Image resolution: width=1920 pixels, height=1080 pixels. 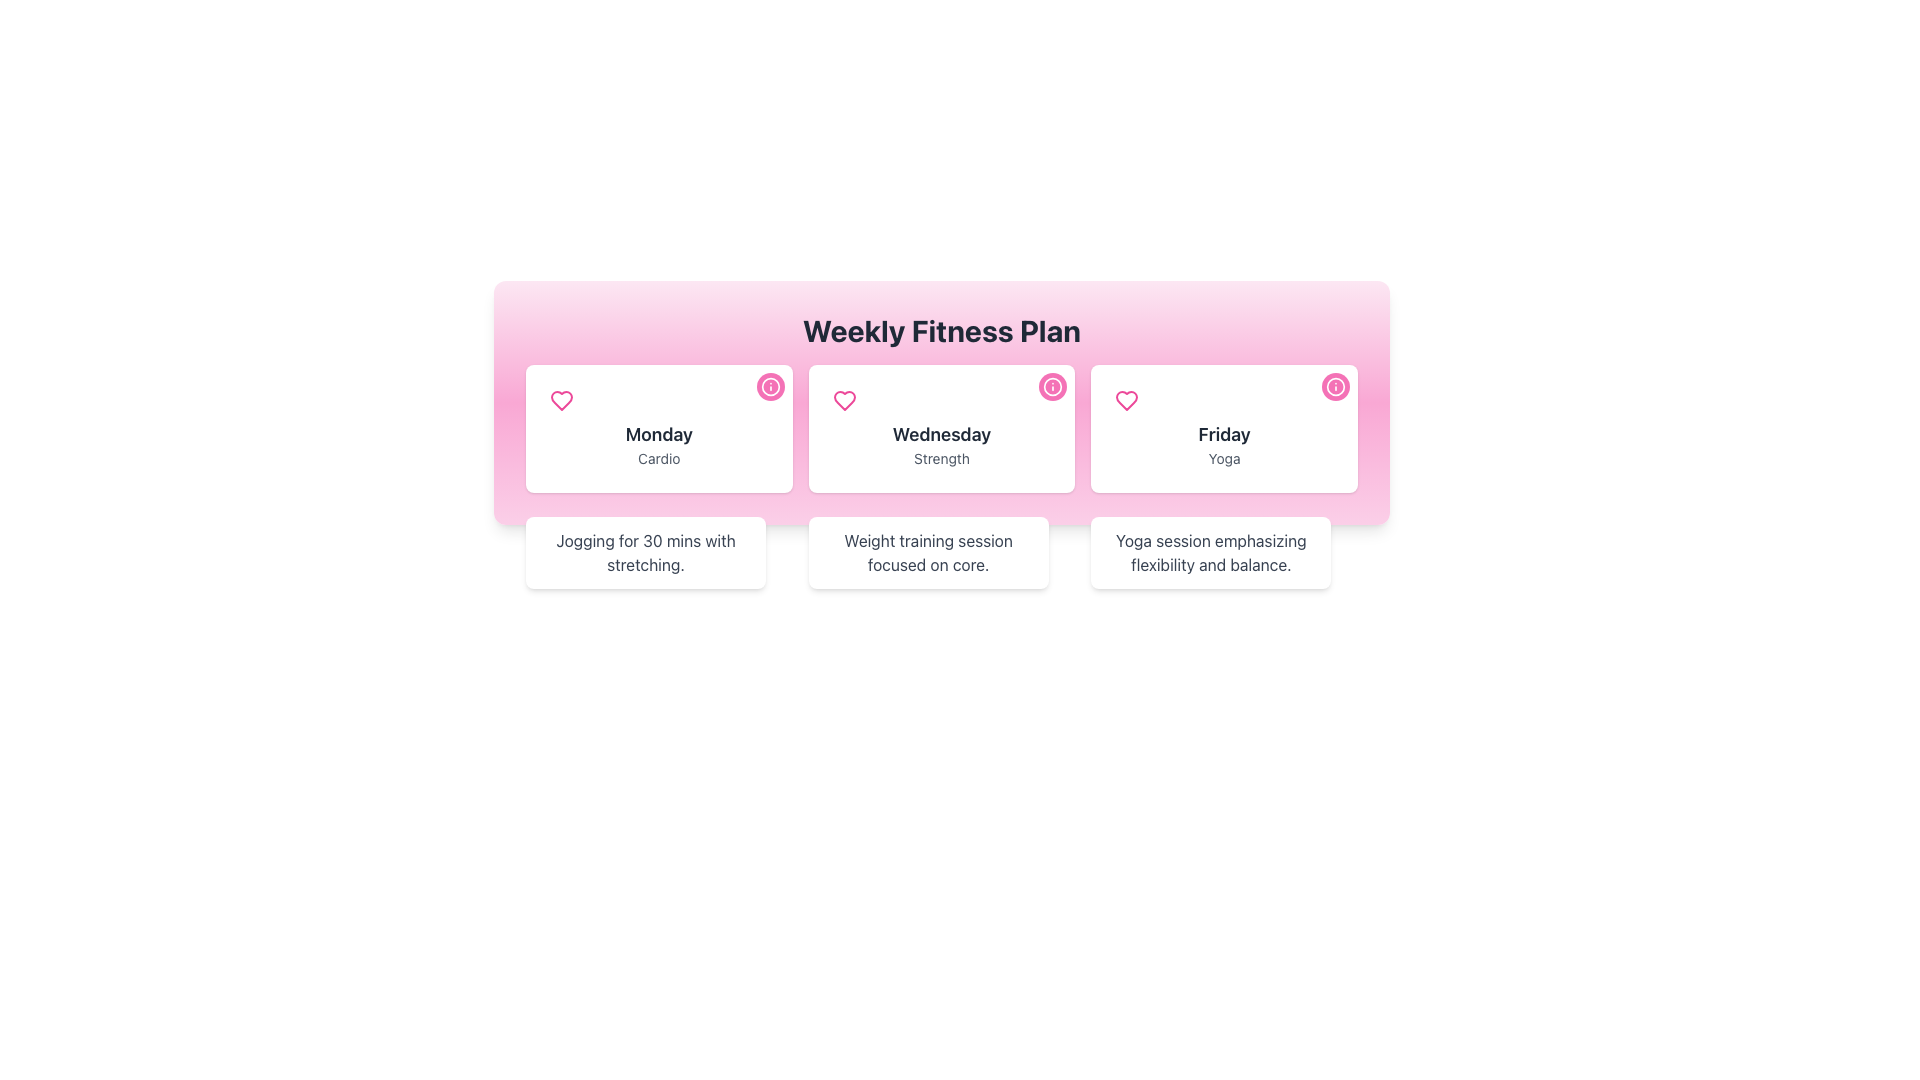 What do you see at coordinates (658, 427) in the screenshot?
I see `the cardio exercise card located below the 'Weekly Fitness Plan' heading, which is the first card in a grid of three cards` at bounding box center [658, 427].